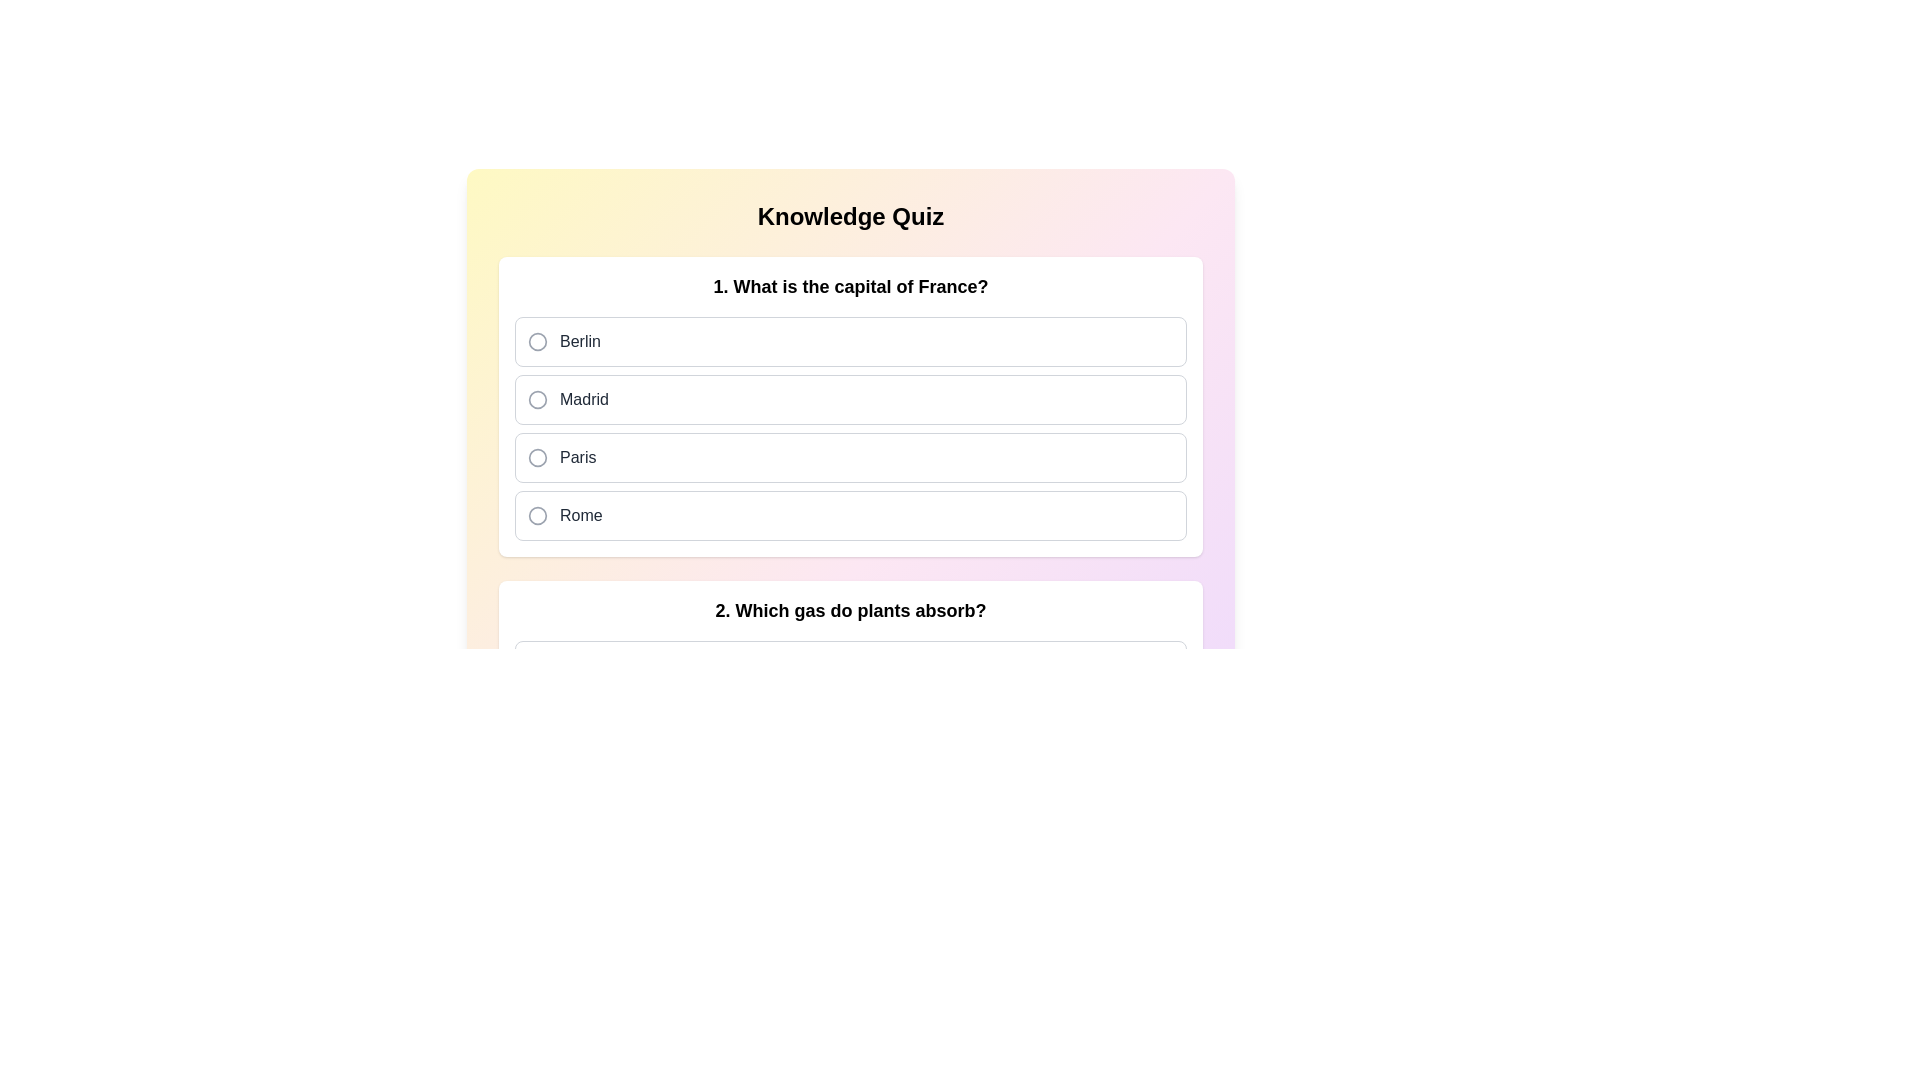 This screenshot has height=1080, width=1920. What do you see at coordinates (537, 514) in the screenshot?
I see `the radio button indicator for the answer 'Rome'` at bounding box center [537, 514].